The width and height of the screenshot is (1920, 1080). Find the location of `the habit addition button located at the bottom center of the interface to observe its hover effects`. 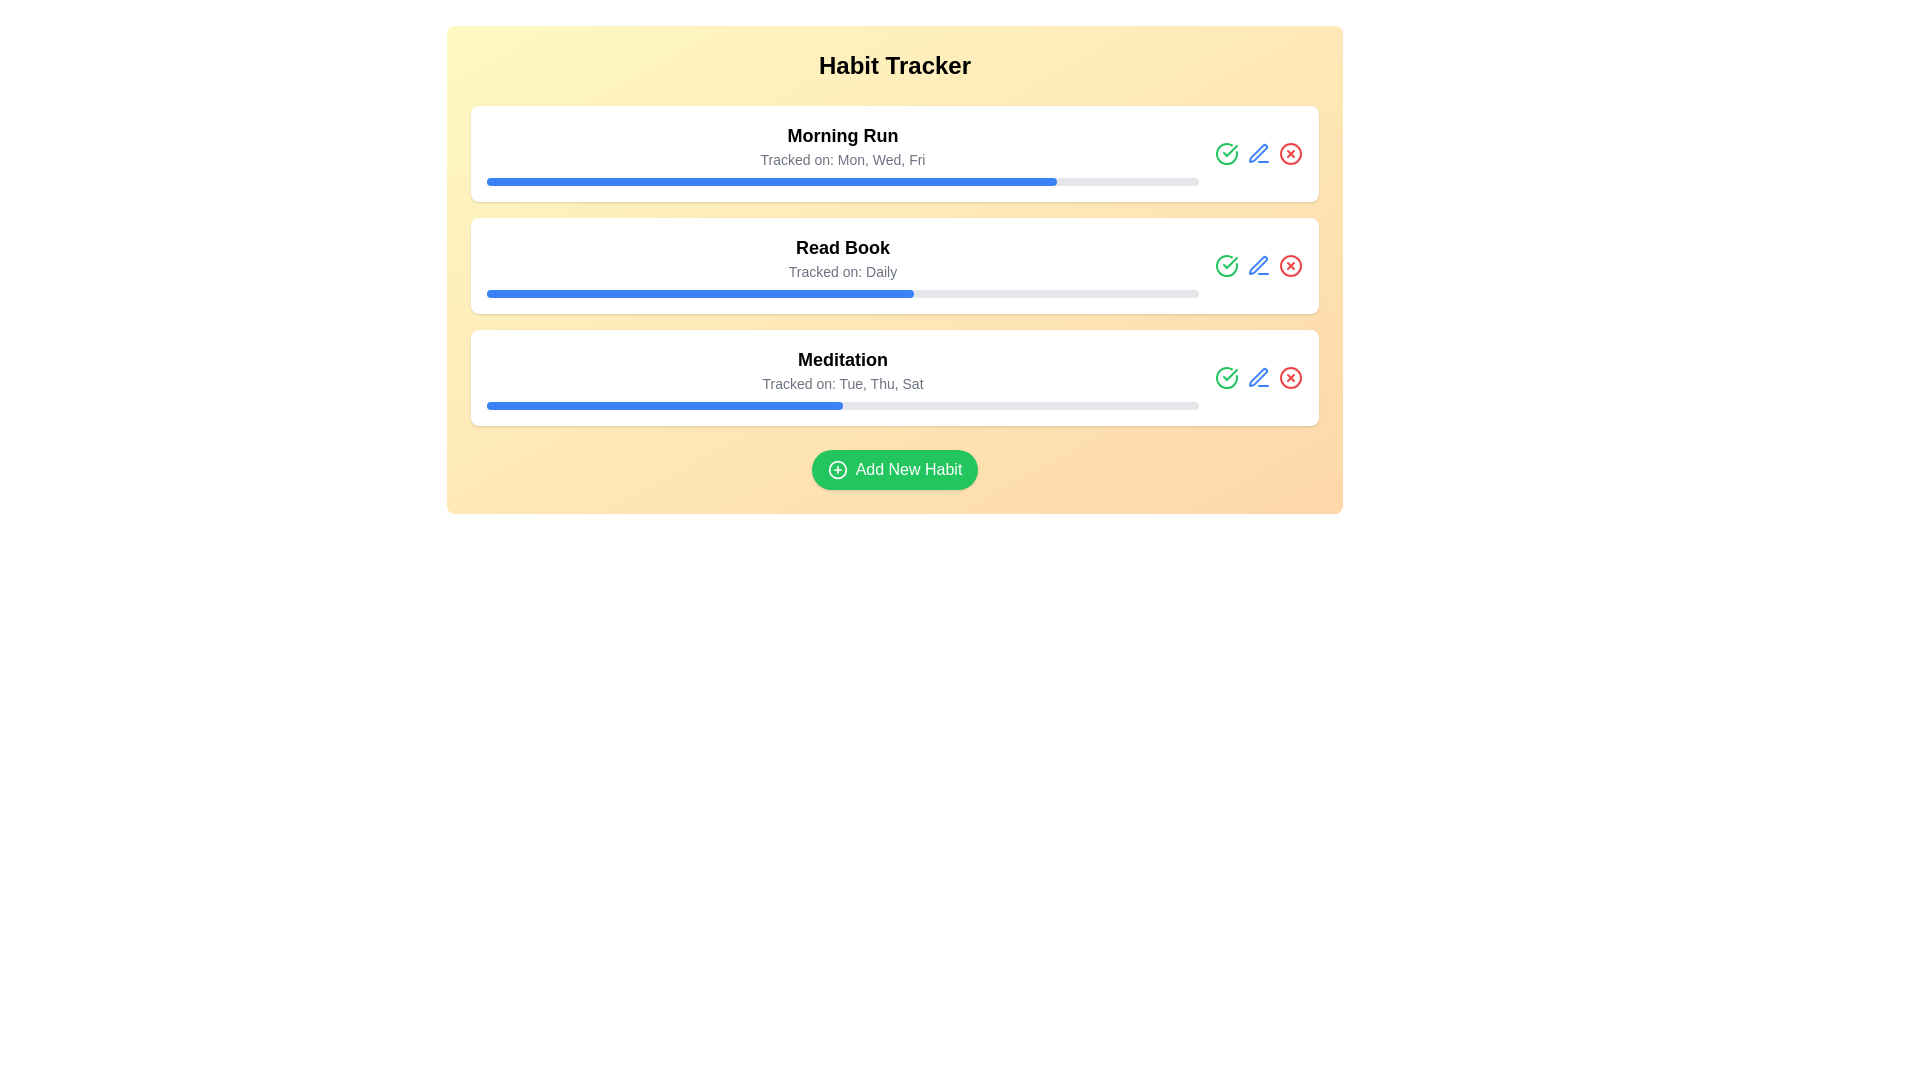

the habit addition button located at the bottom center of the interface to observe its hover effects is located at coordinates (893, 470).